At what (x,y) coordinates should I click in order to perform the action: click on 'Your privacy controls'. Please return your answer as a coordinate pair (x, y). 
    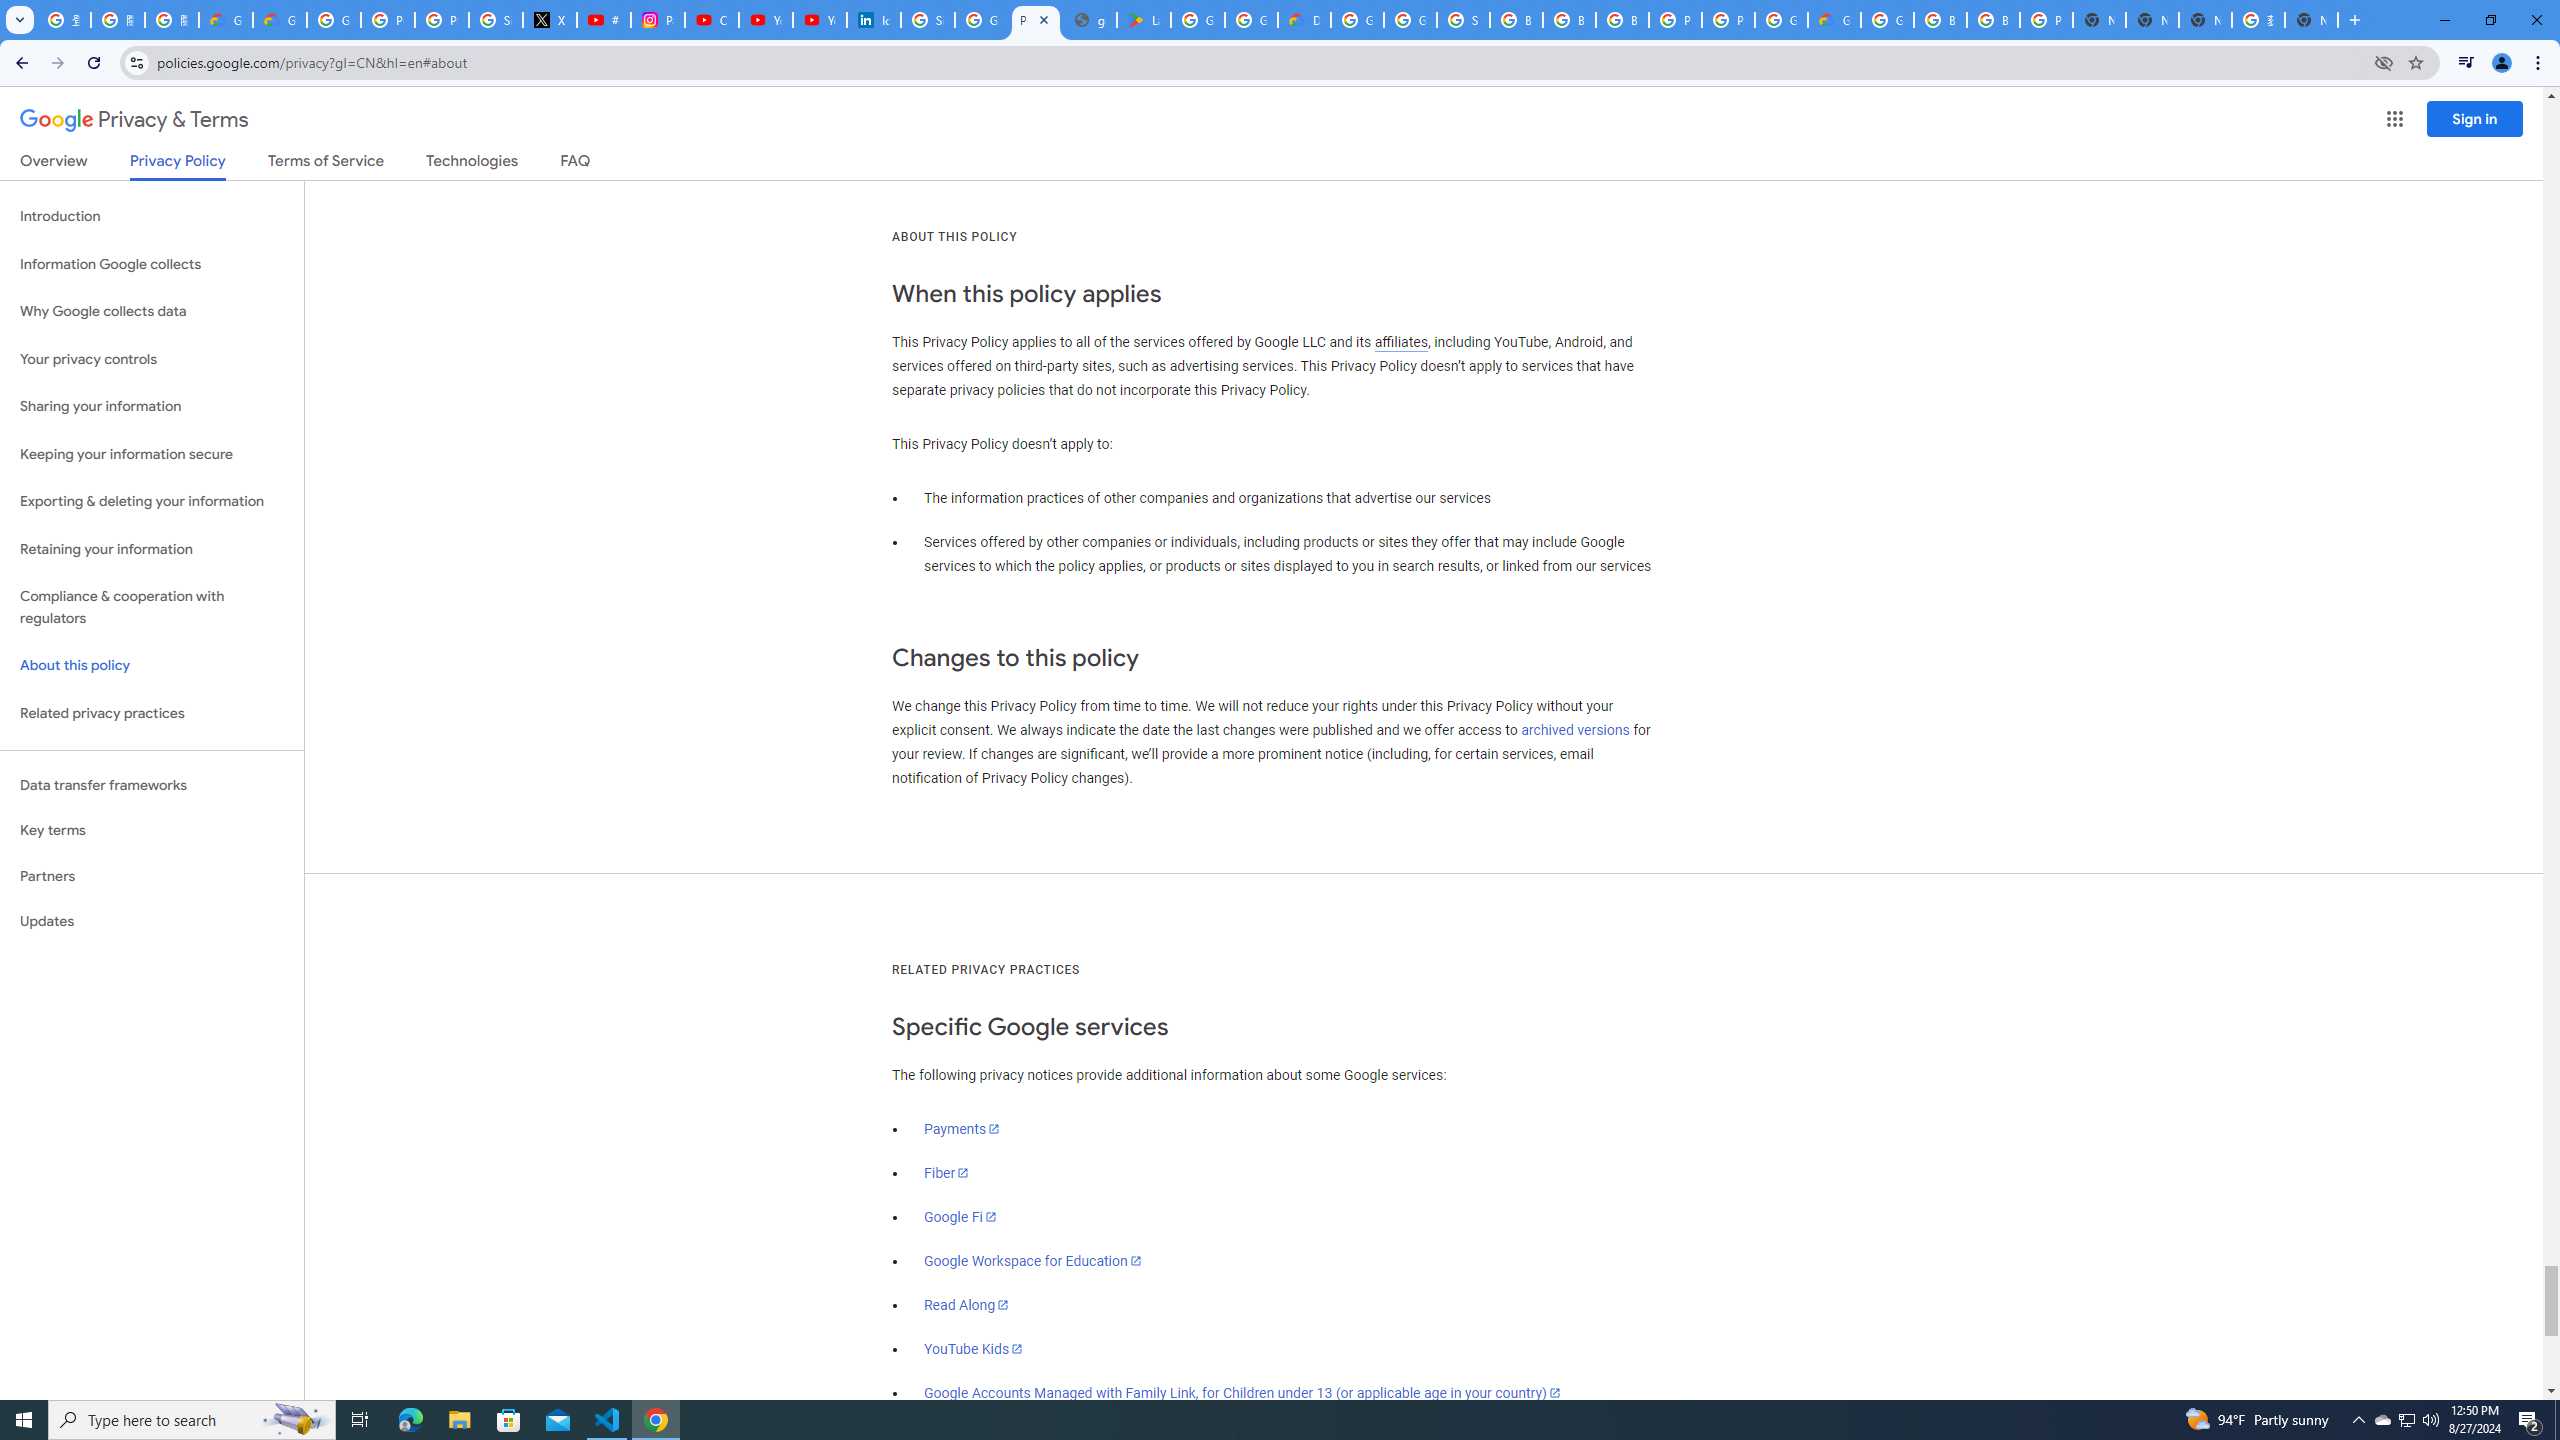
    Looking at the image, I should click on (151, 360).